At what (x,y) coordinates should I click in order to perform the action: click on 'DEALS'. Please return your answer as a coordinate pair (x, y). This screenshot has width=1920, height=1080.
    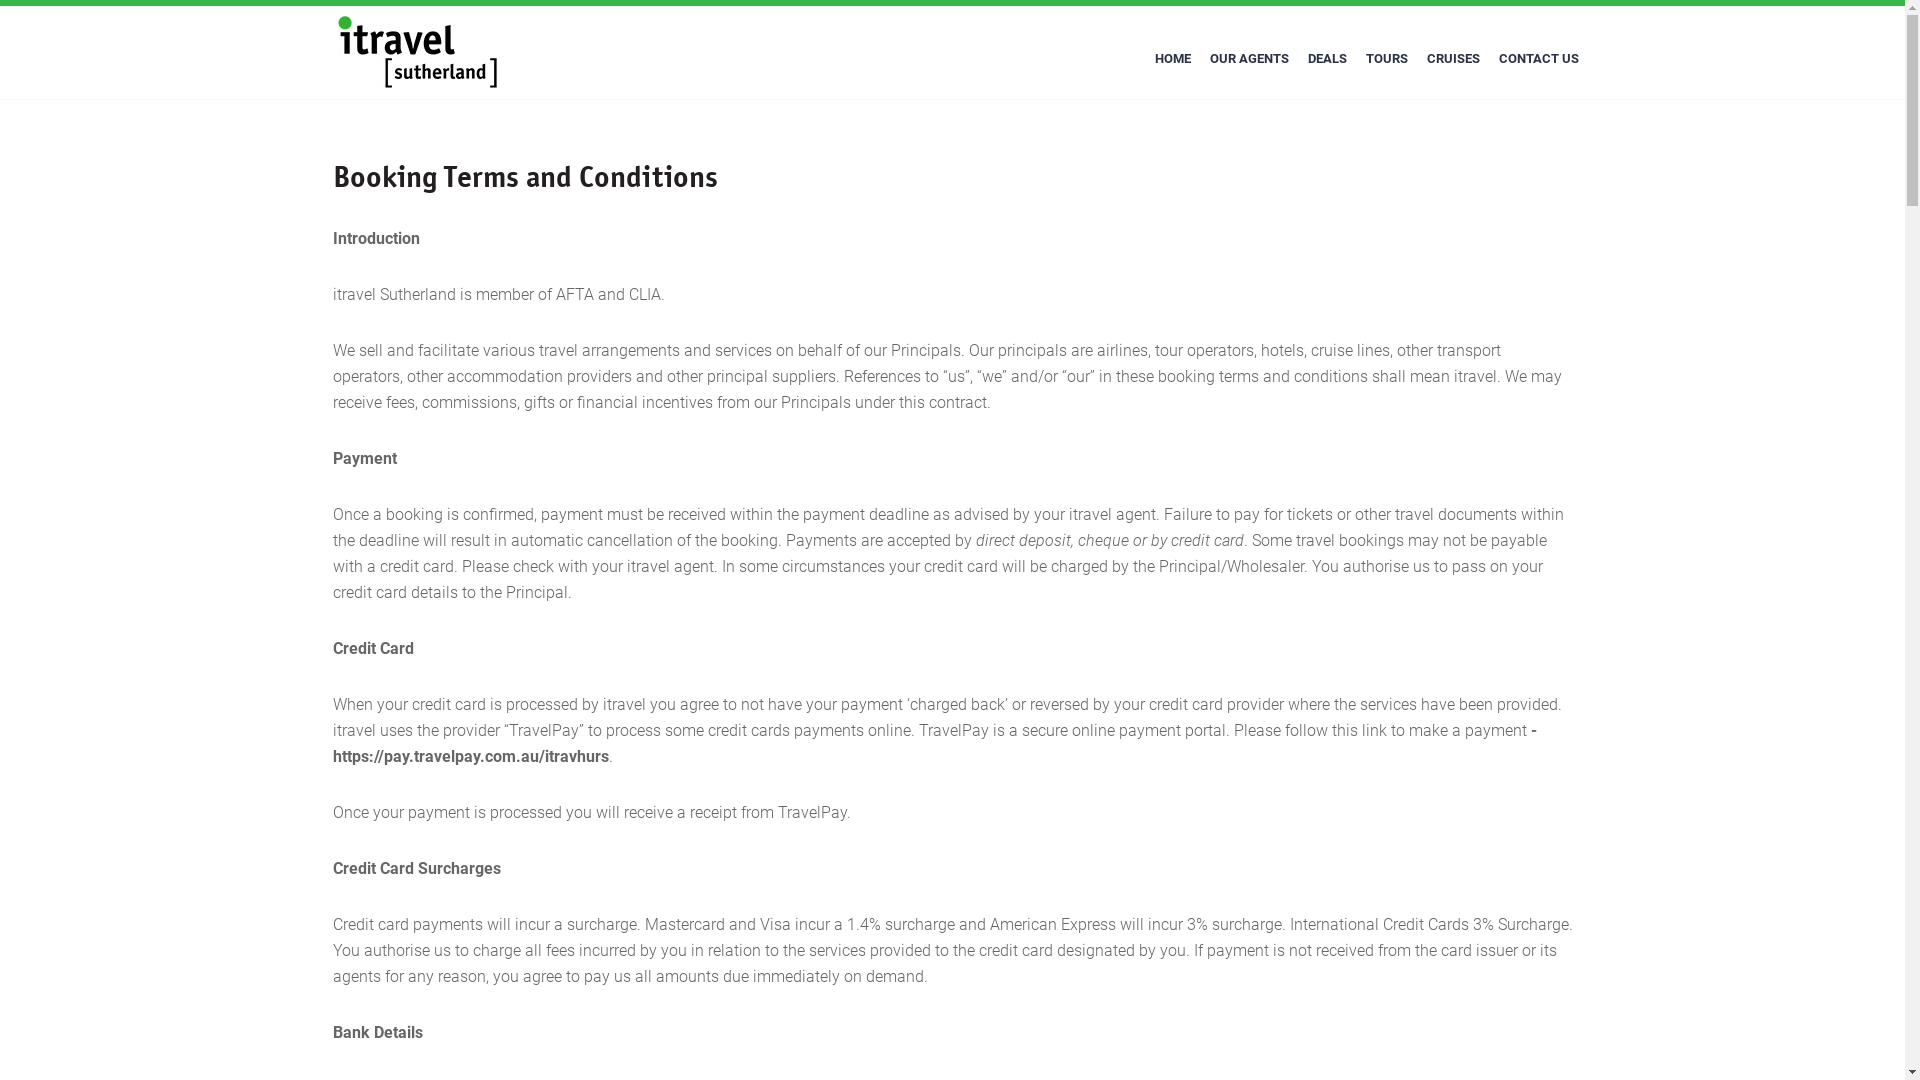
    Looking at the image, I should click on (1326, 57).